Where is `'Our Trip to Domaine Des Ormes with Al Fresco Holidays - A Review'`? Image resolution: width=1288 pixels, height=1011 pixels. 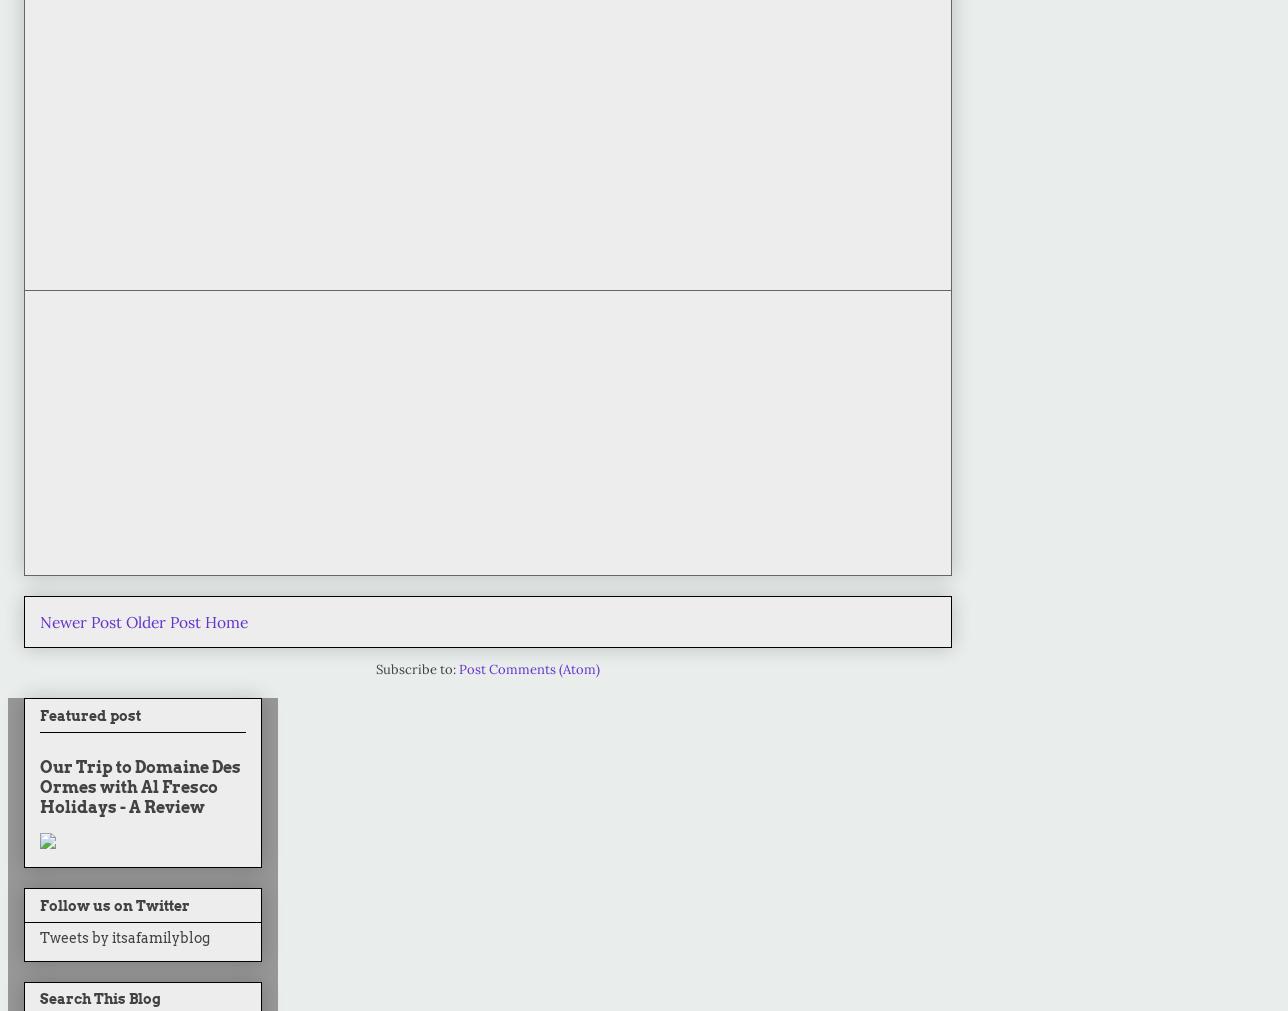
'Our Trip to Domaine Des Ormes with Al Fresco Holidays - A Review' is located at coordinates (140, 785).